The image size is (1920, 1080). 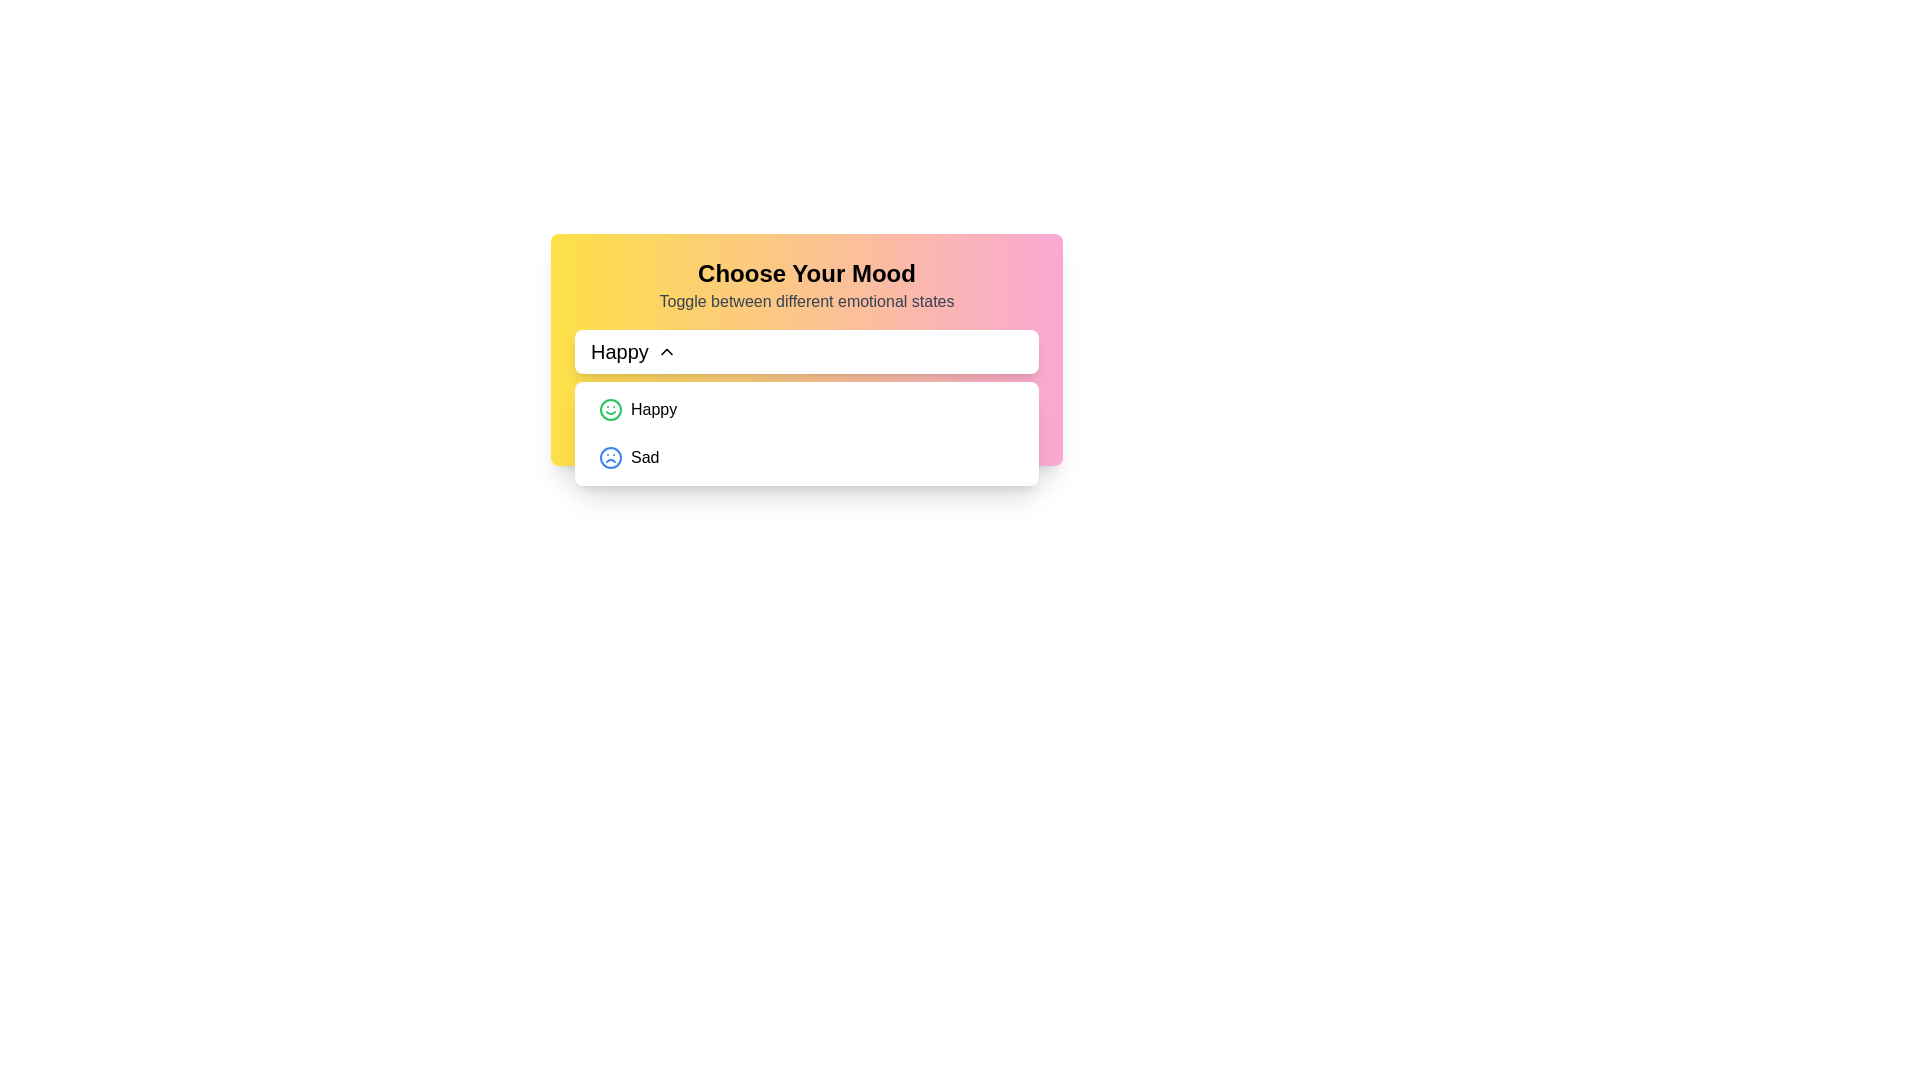 What do you see at coordinates (637, 408) in the screenshot?
I see `the 'Happy' option in the dropdown menu` at bounding box center [637, 408].